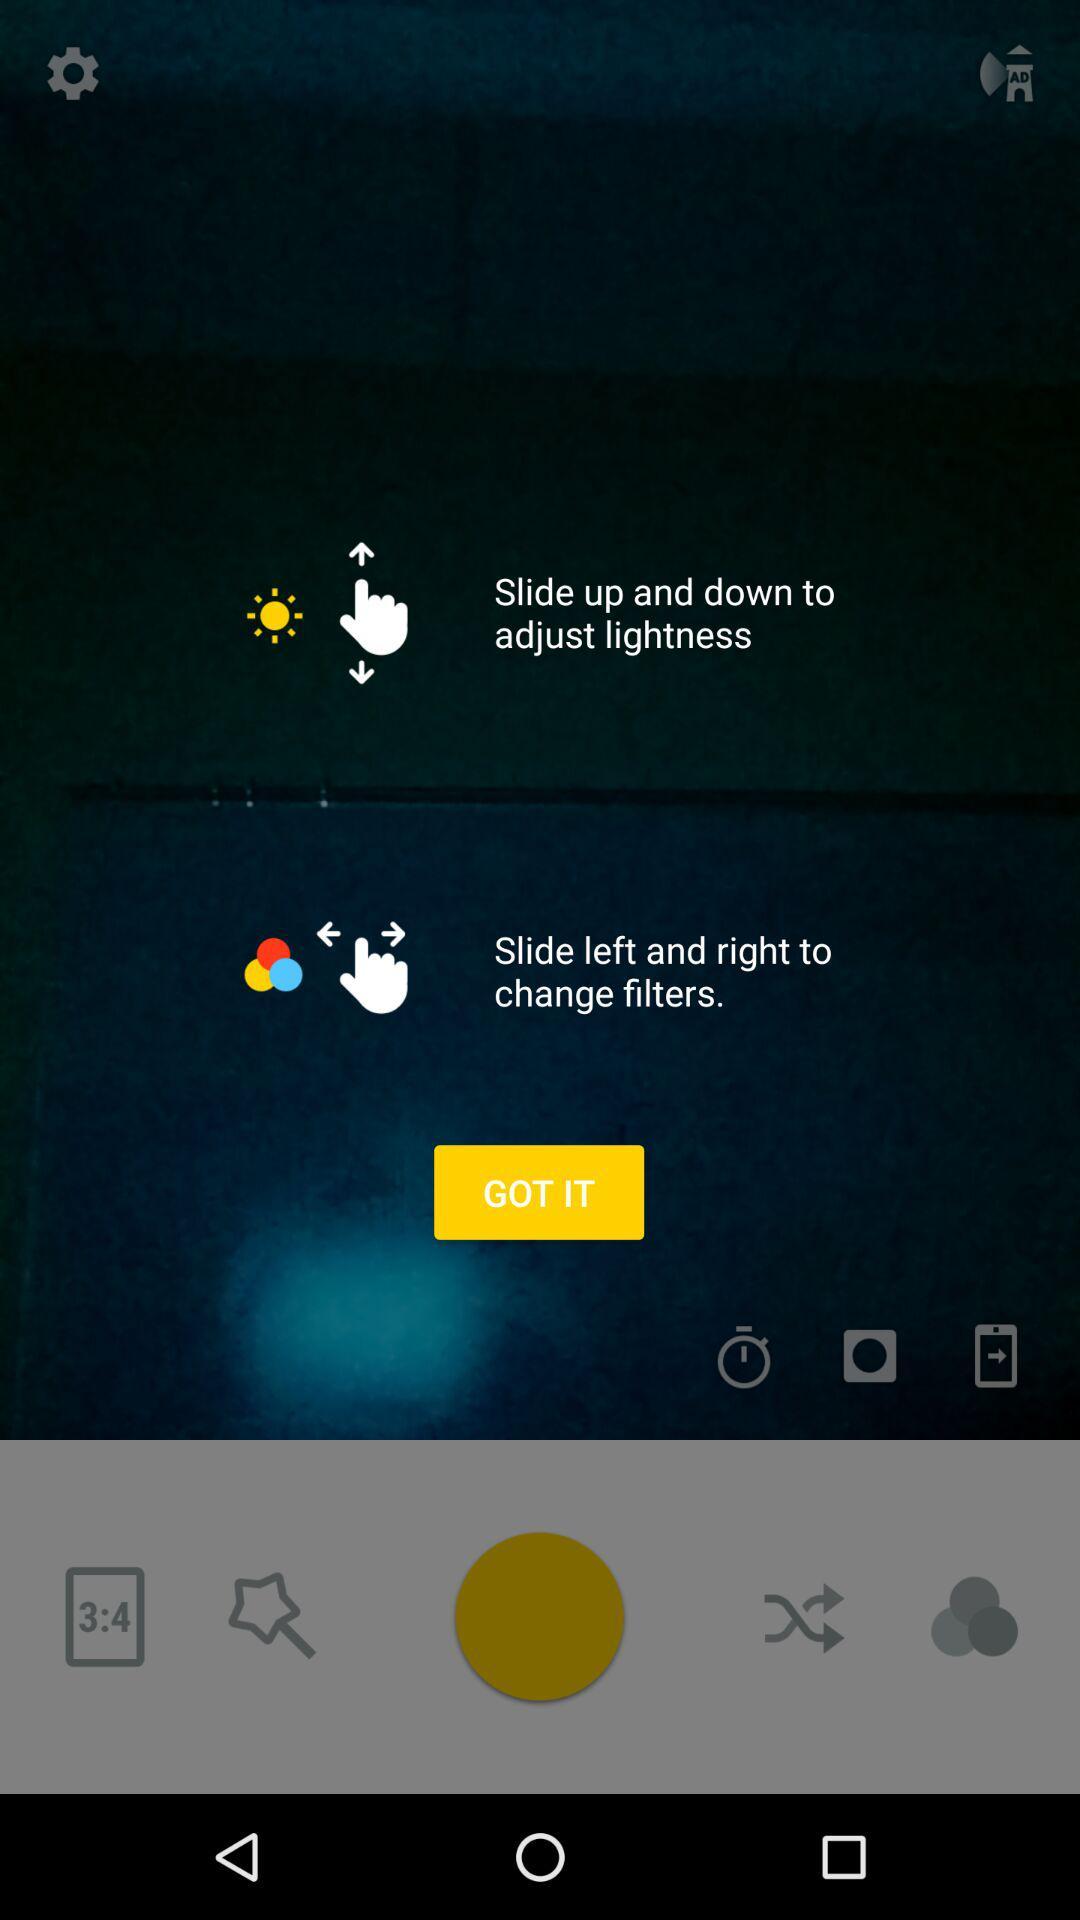  I want to click on record, so click(869, 1356).